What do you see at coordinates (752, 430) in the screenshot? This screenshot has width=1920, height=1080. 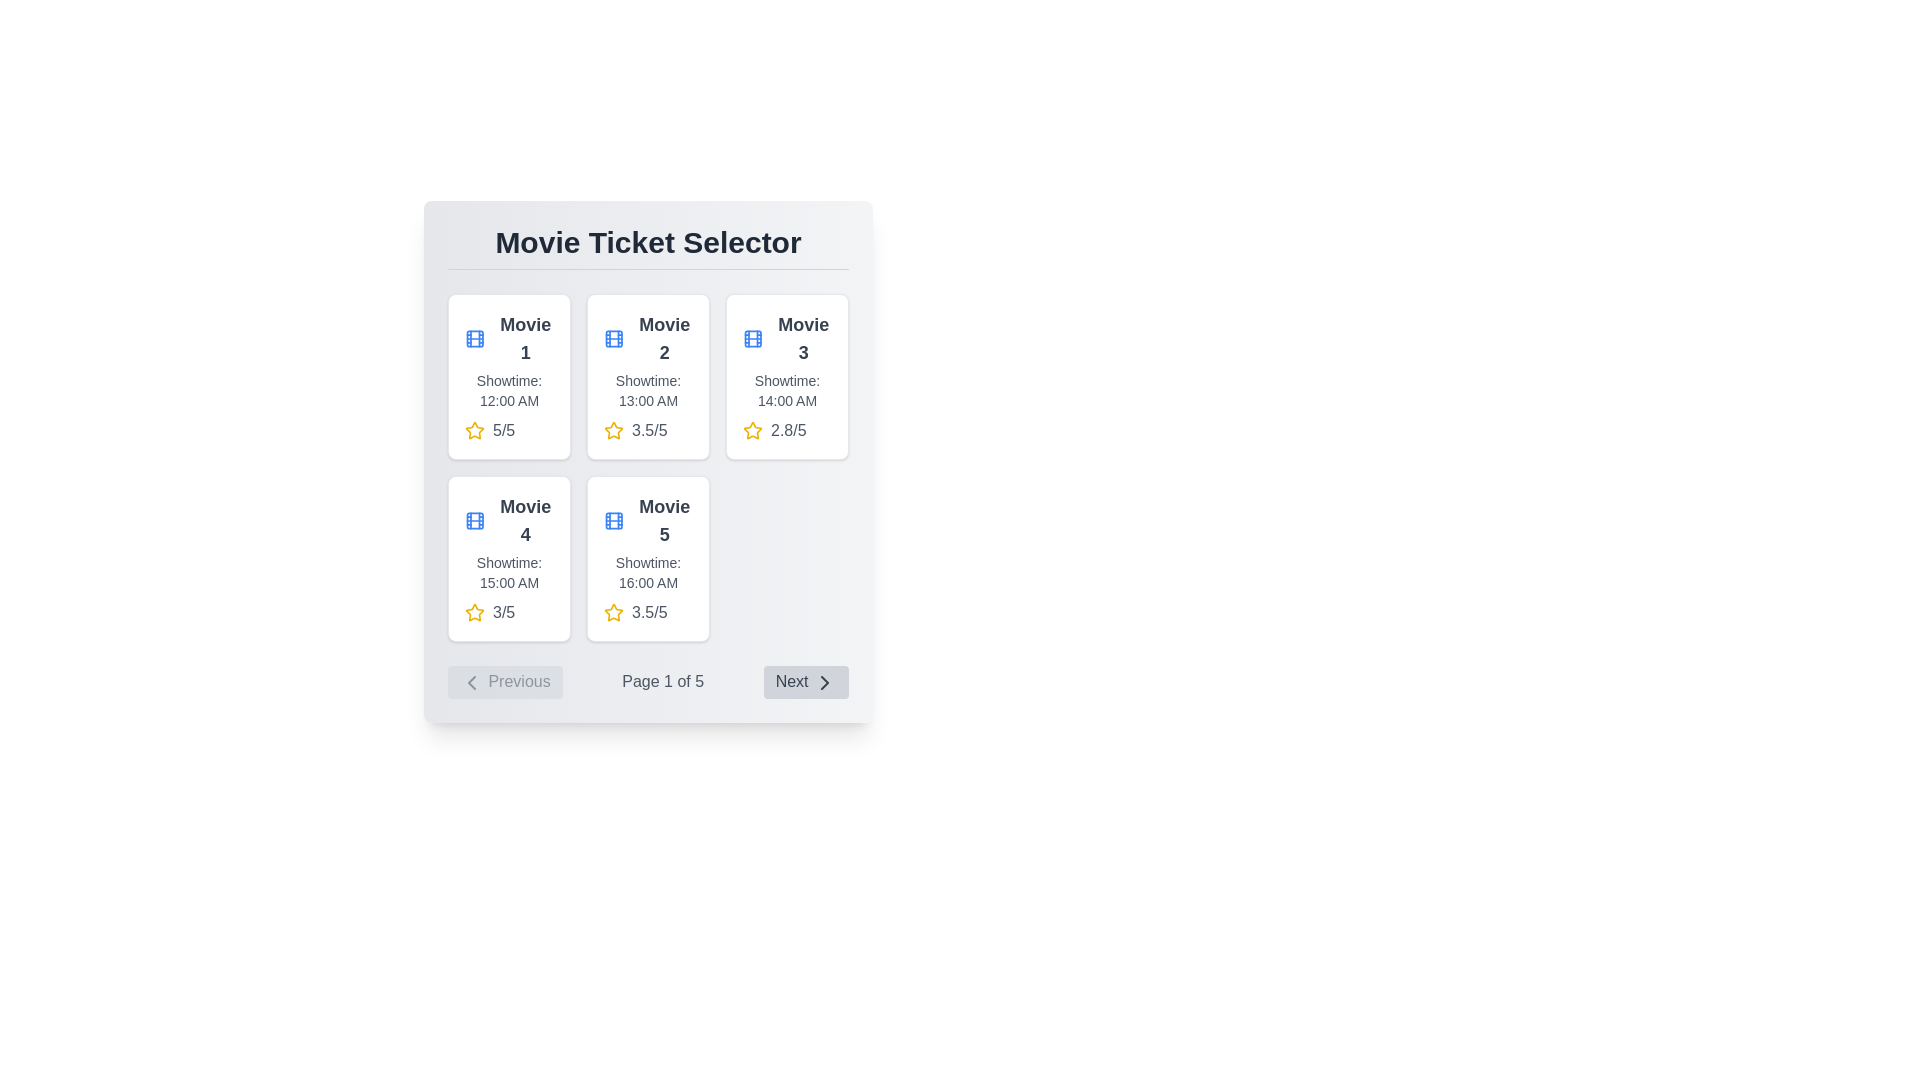 I see `the star icon in the third movie card, which indicates a rating of '2.8/5', to perform related operations` at bounding box center [752, 430].